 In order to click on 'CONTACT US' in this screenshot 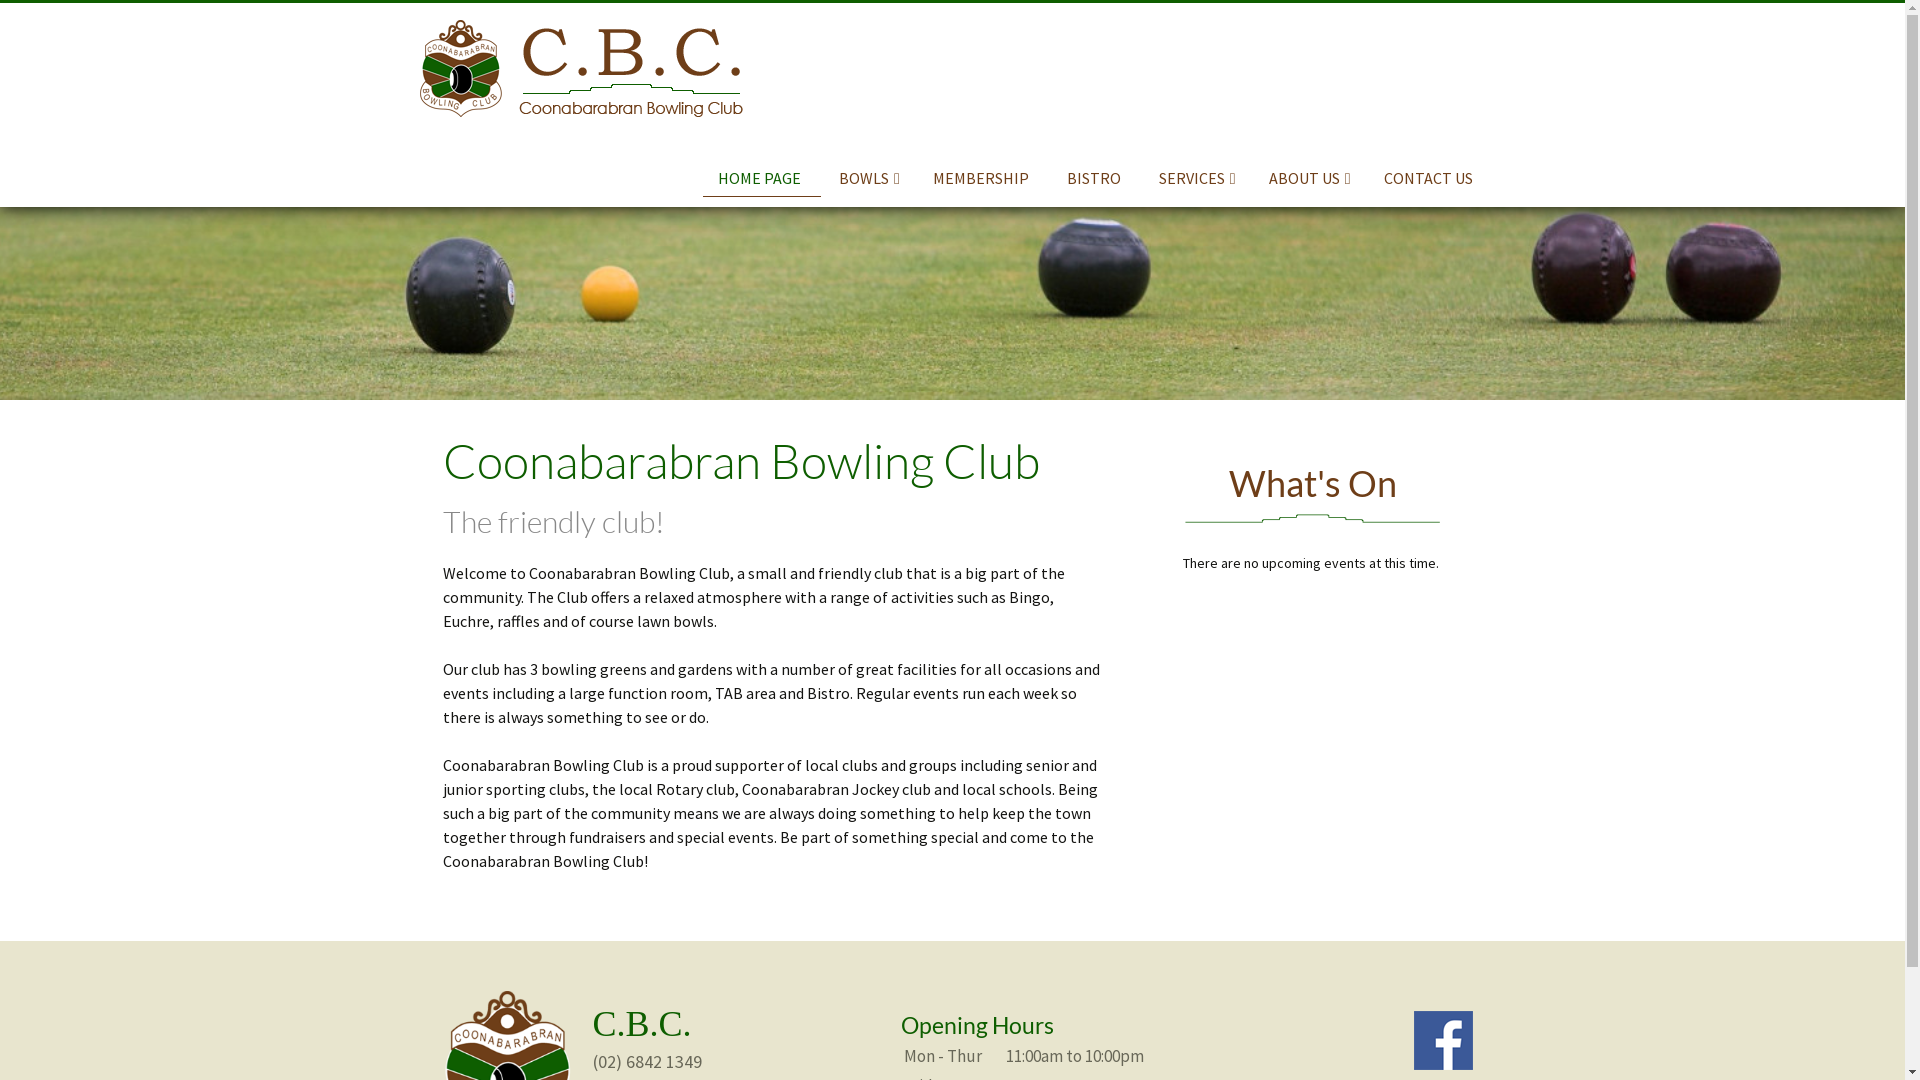, I will do `click(1367, 176)`.